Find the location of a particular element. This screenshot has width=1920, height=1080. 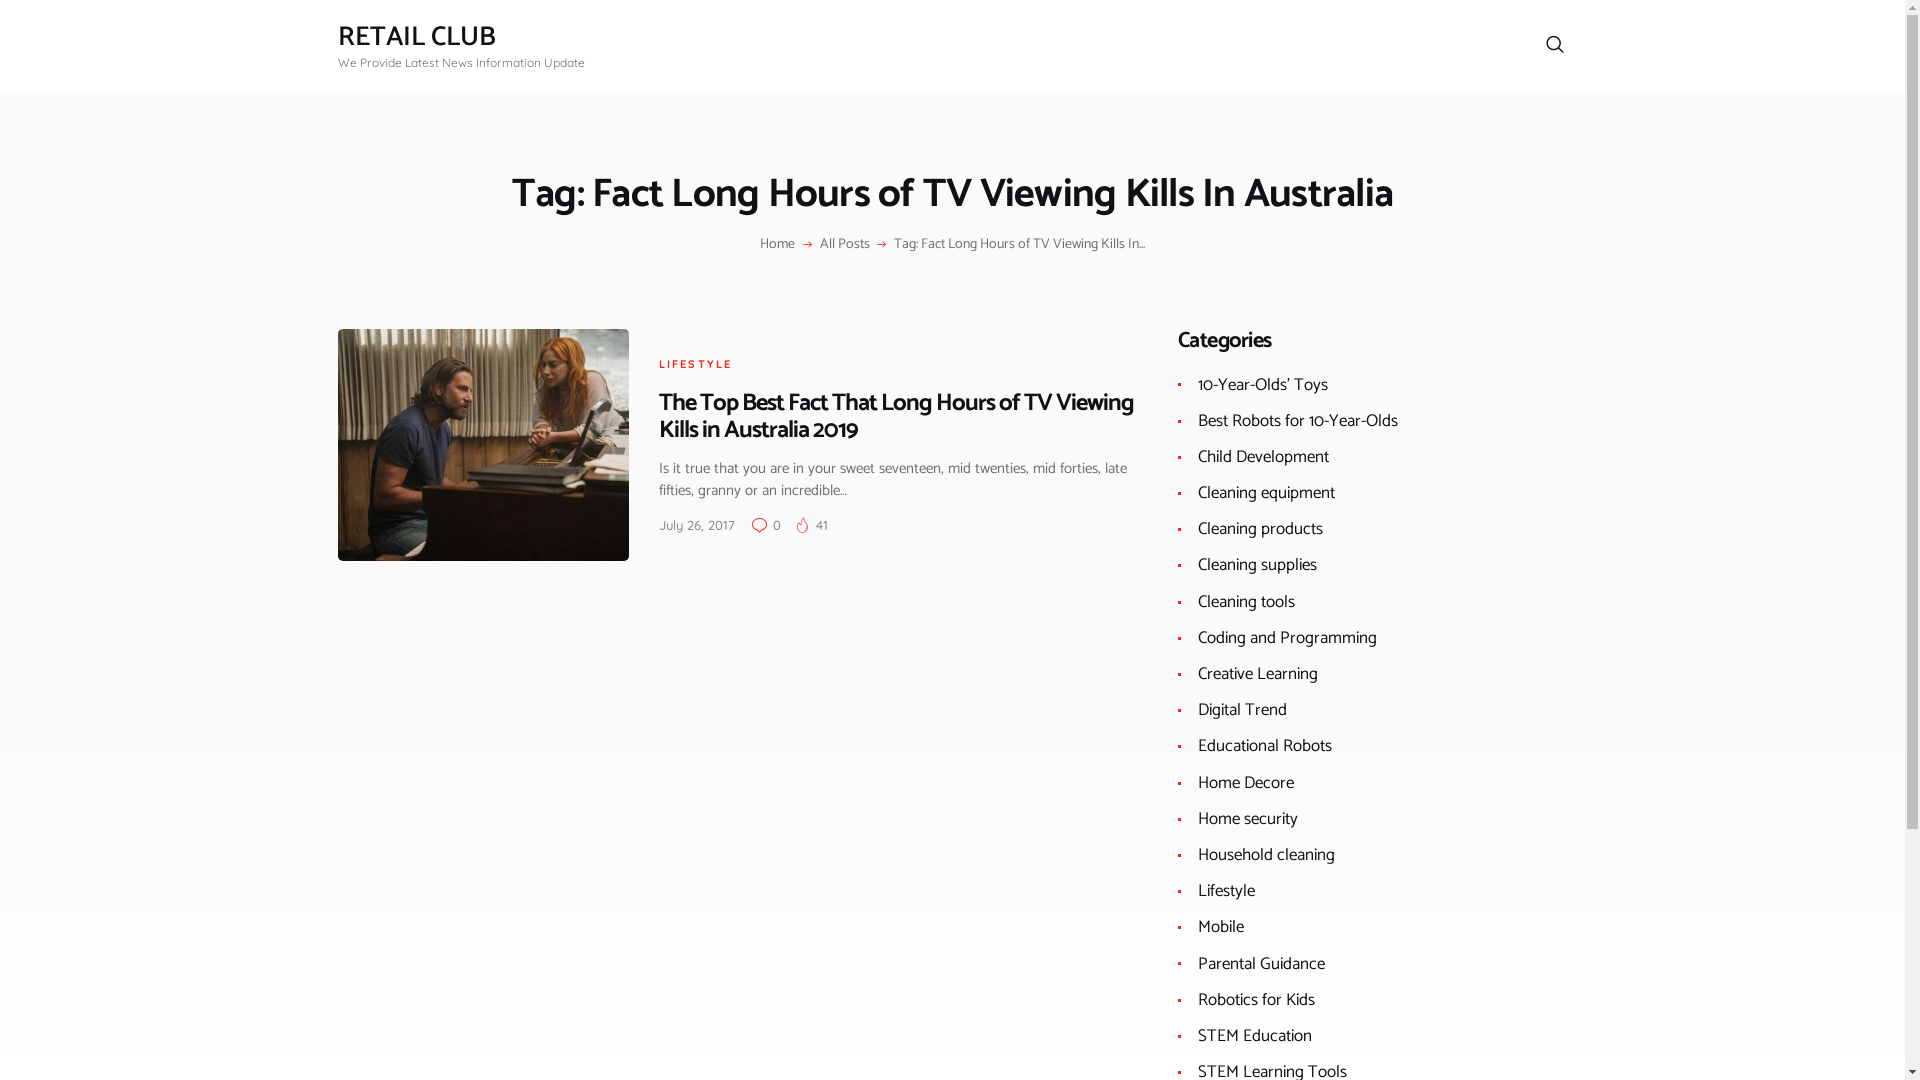

'Robotics for Kids' is located at coordinates (1255, 999).